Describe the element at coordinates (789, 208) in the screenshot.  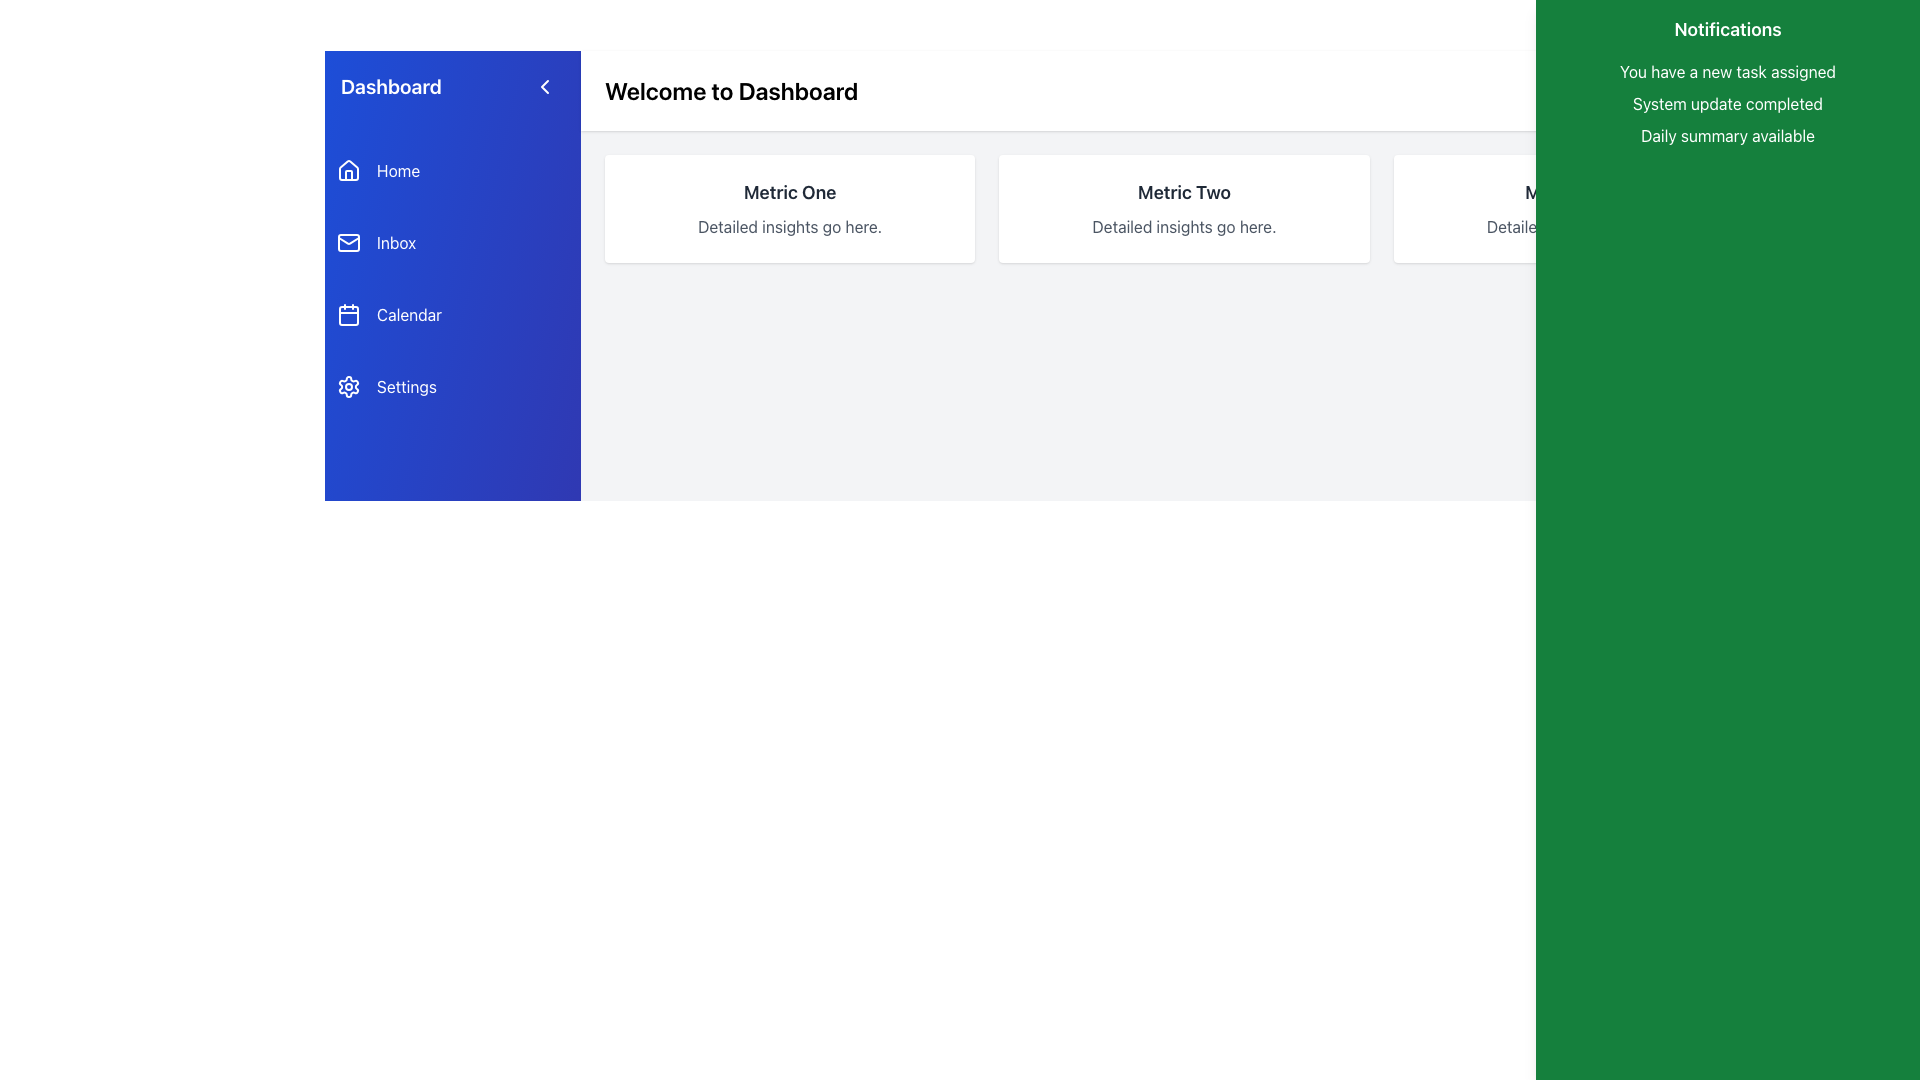
I see `the Informational Card that presents 'Metric One' and its description 'Detailed insights go here', located in the upper midsection of the interface, to the left of 'Metric Two' and 'Metric Three'` at that location.